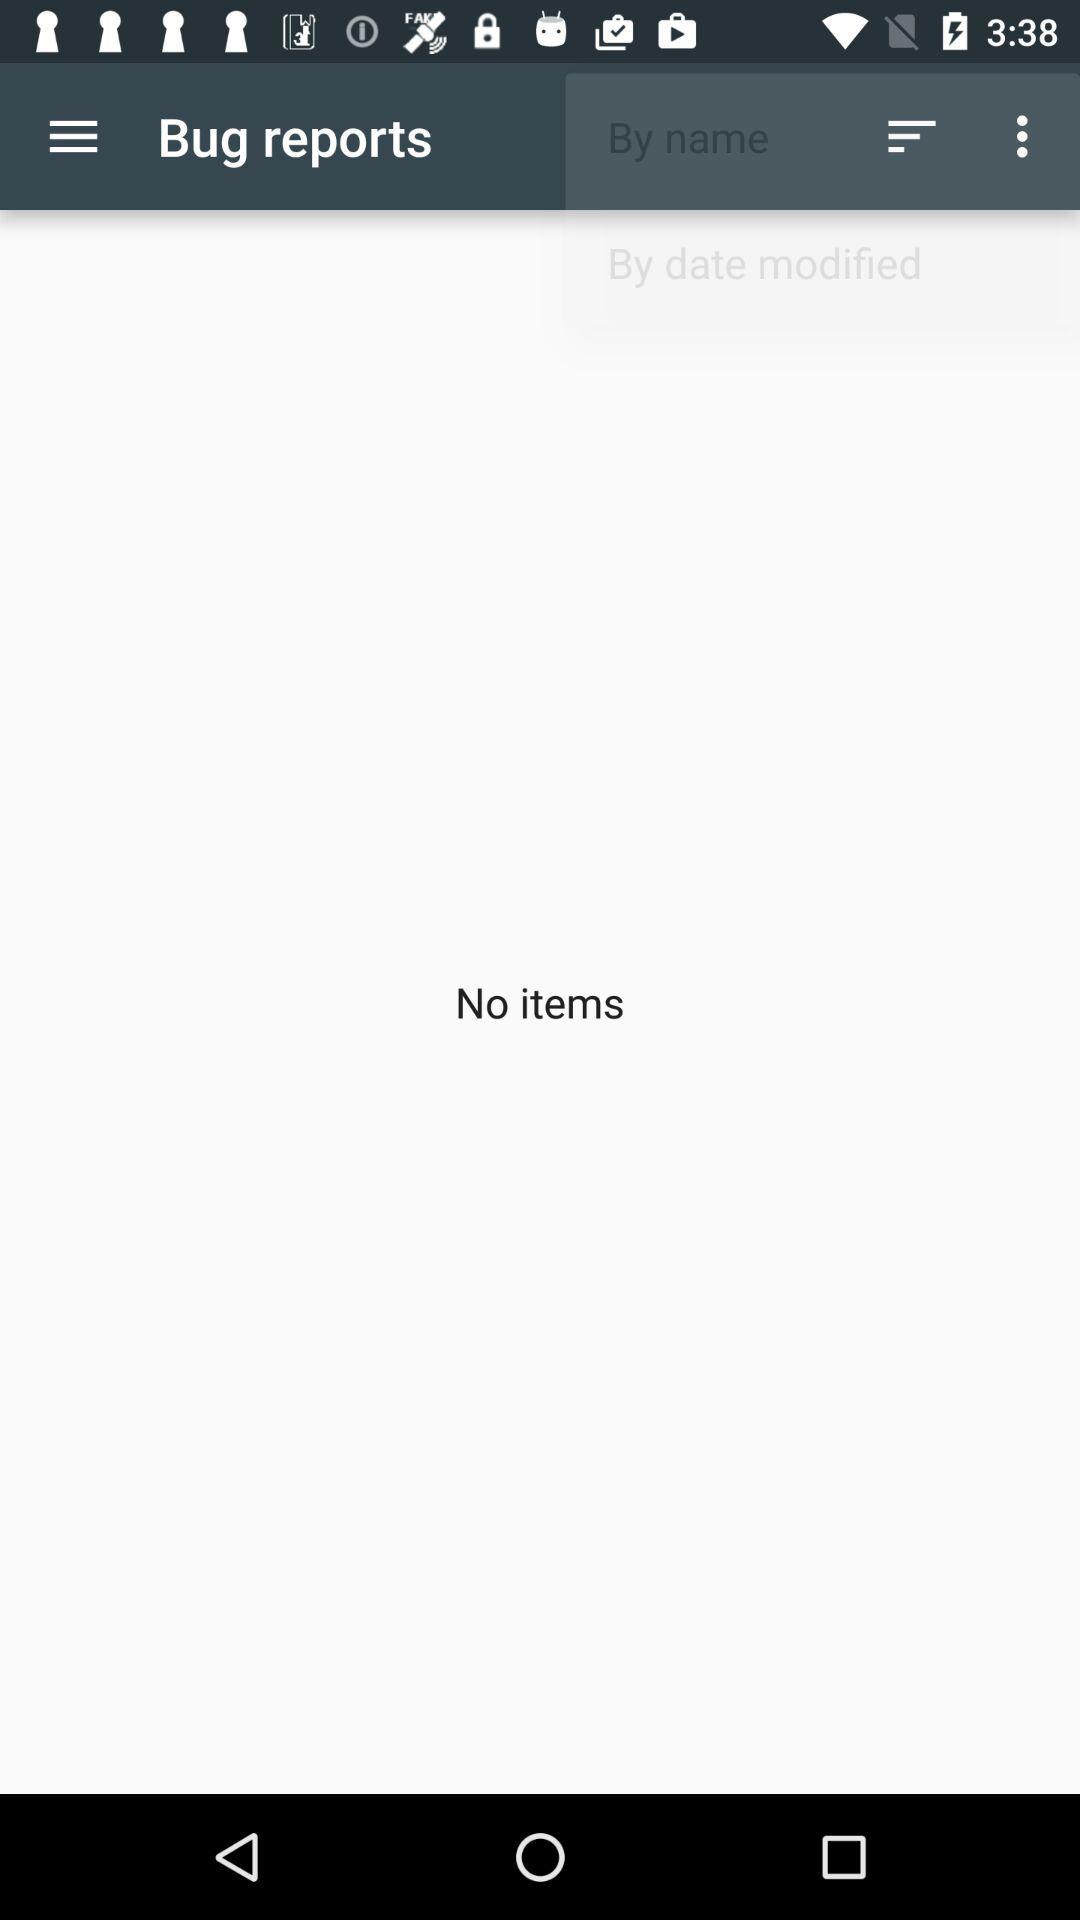 The height and width of the screenshot is (1920, 1080). What do you see at coordinates (911, 135) in the screenshot?
I see `item above the no items` at bounding box center [911, 135].